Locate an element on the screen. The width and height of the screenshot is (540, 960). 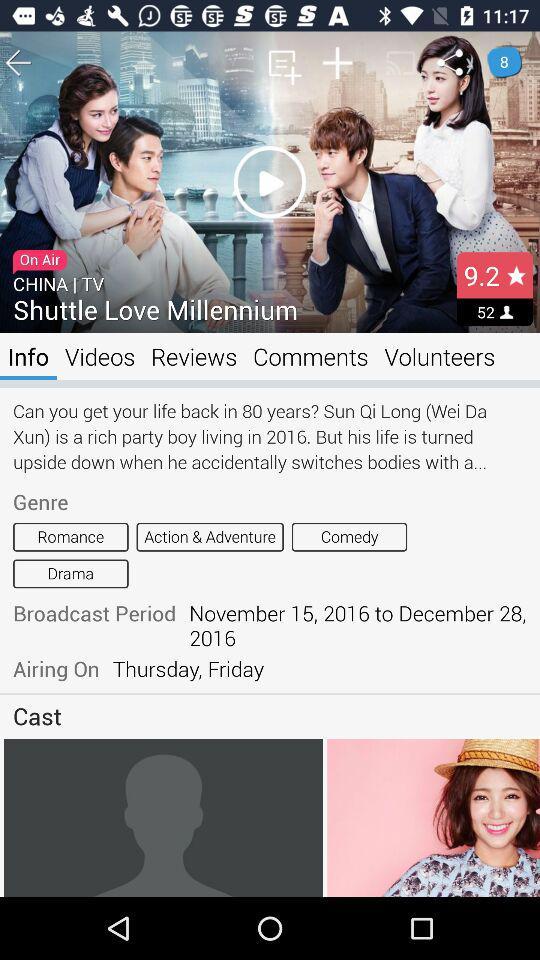
icon next to info app is located at coordinates (99, 356).